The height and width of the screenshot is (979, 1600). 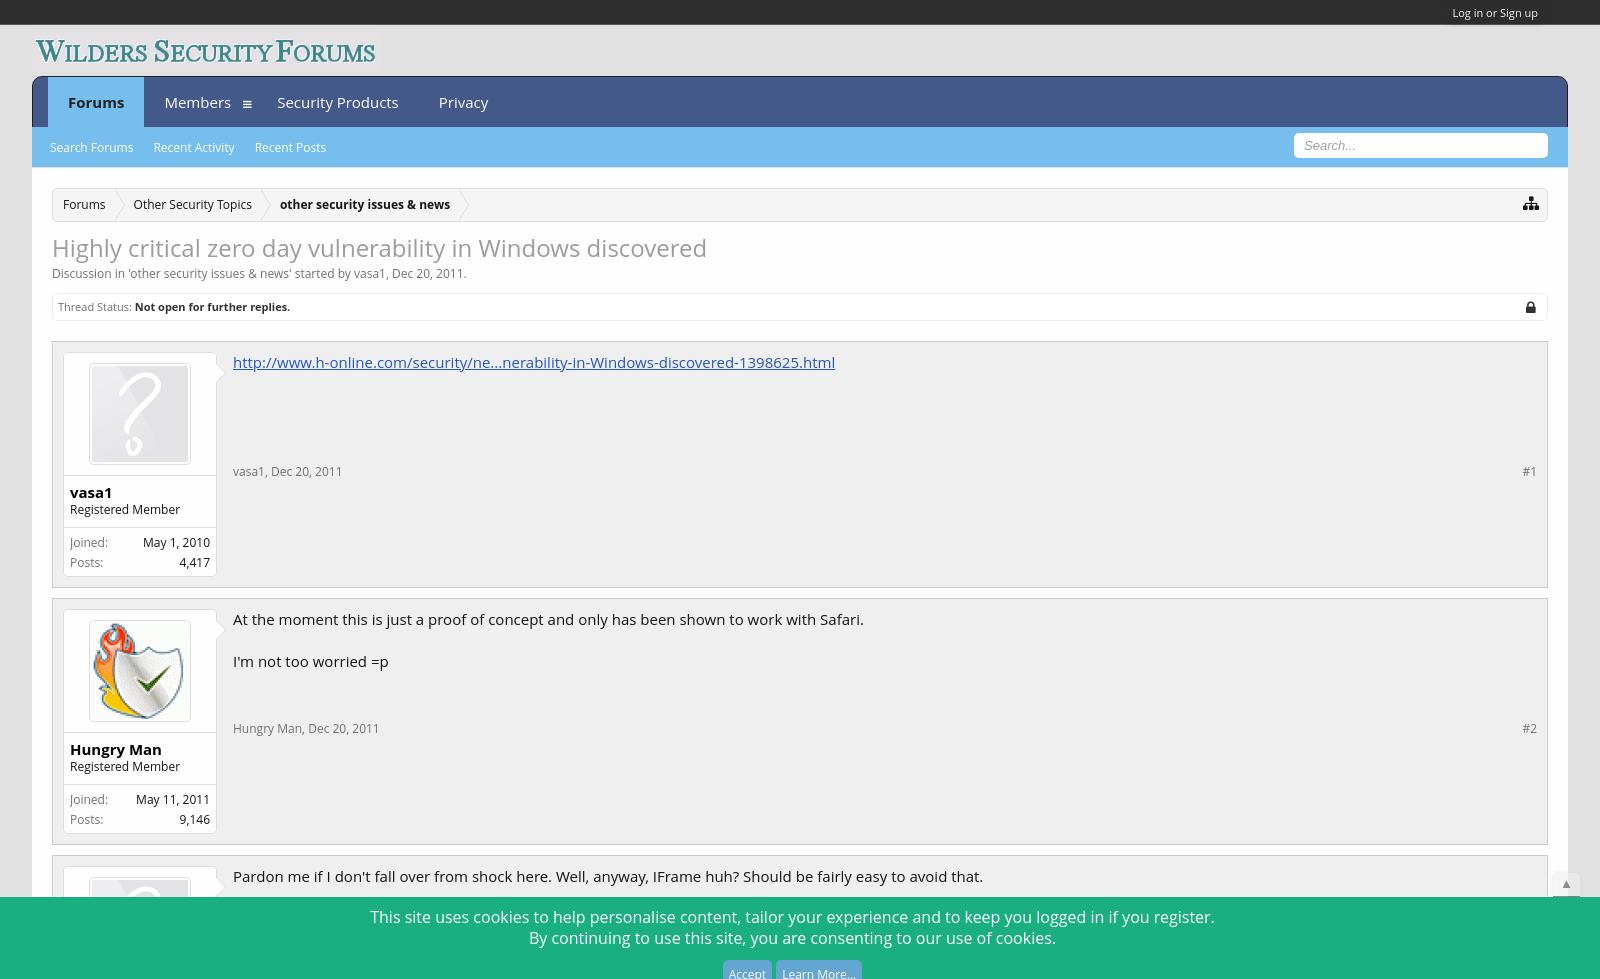 What do you see at coordinates (370, 914) in the screenshot?
I see `'This site uses cookies to help personalise content, tailor your experience and to keep you logged in if you register.'` at bounding box center [370, 914].